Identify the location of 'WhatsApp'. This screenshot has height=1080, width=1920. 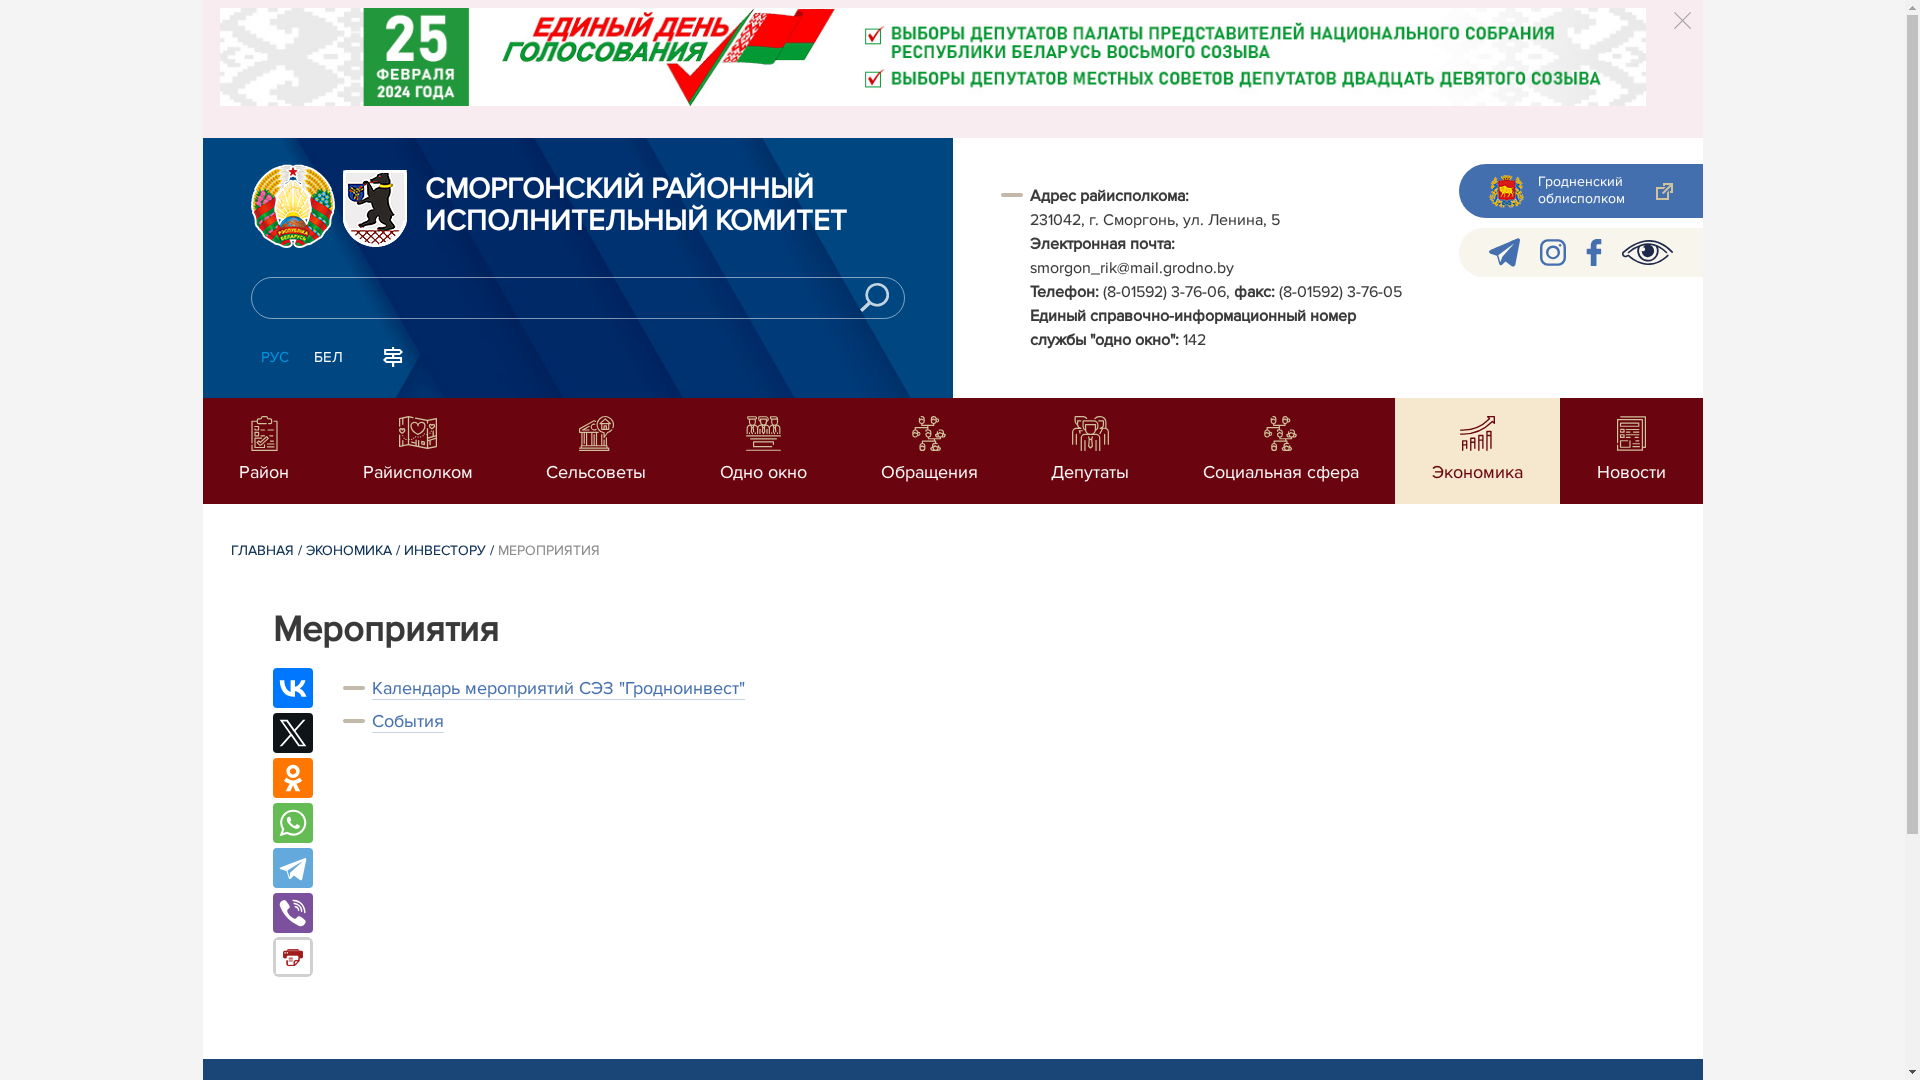
(291, 822).